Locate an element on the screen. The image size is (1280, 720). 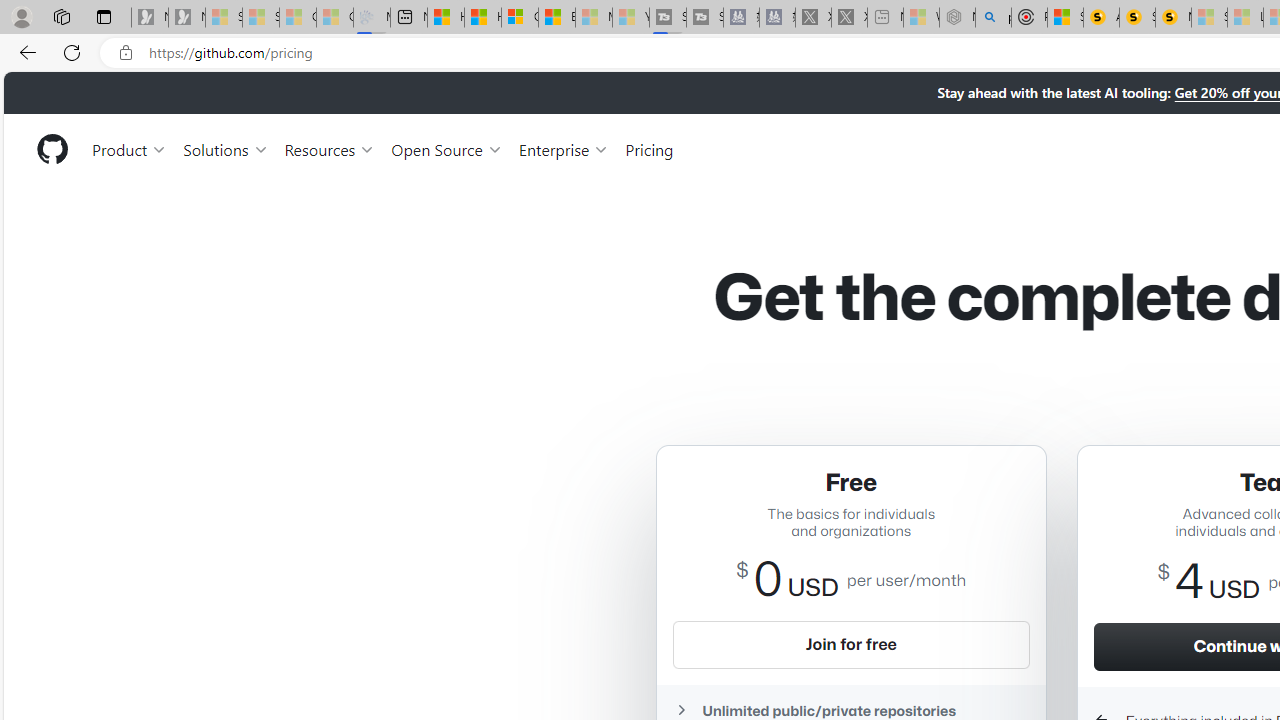
'Join for free' is located at coordinates (851, 644).